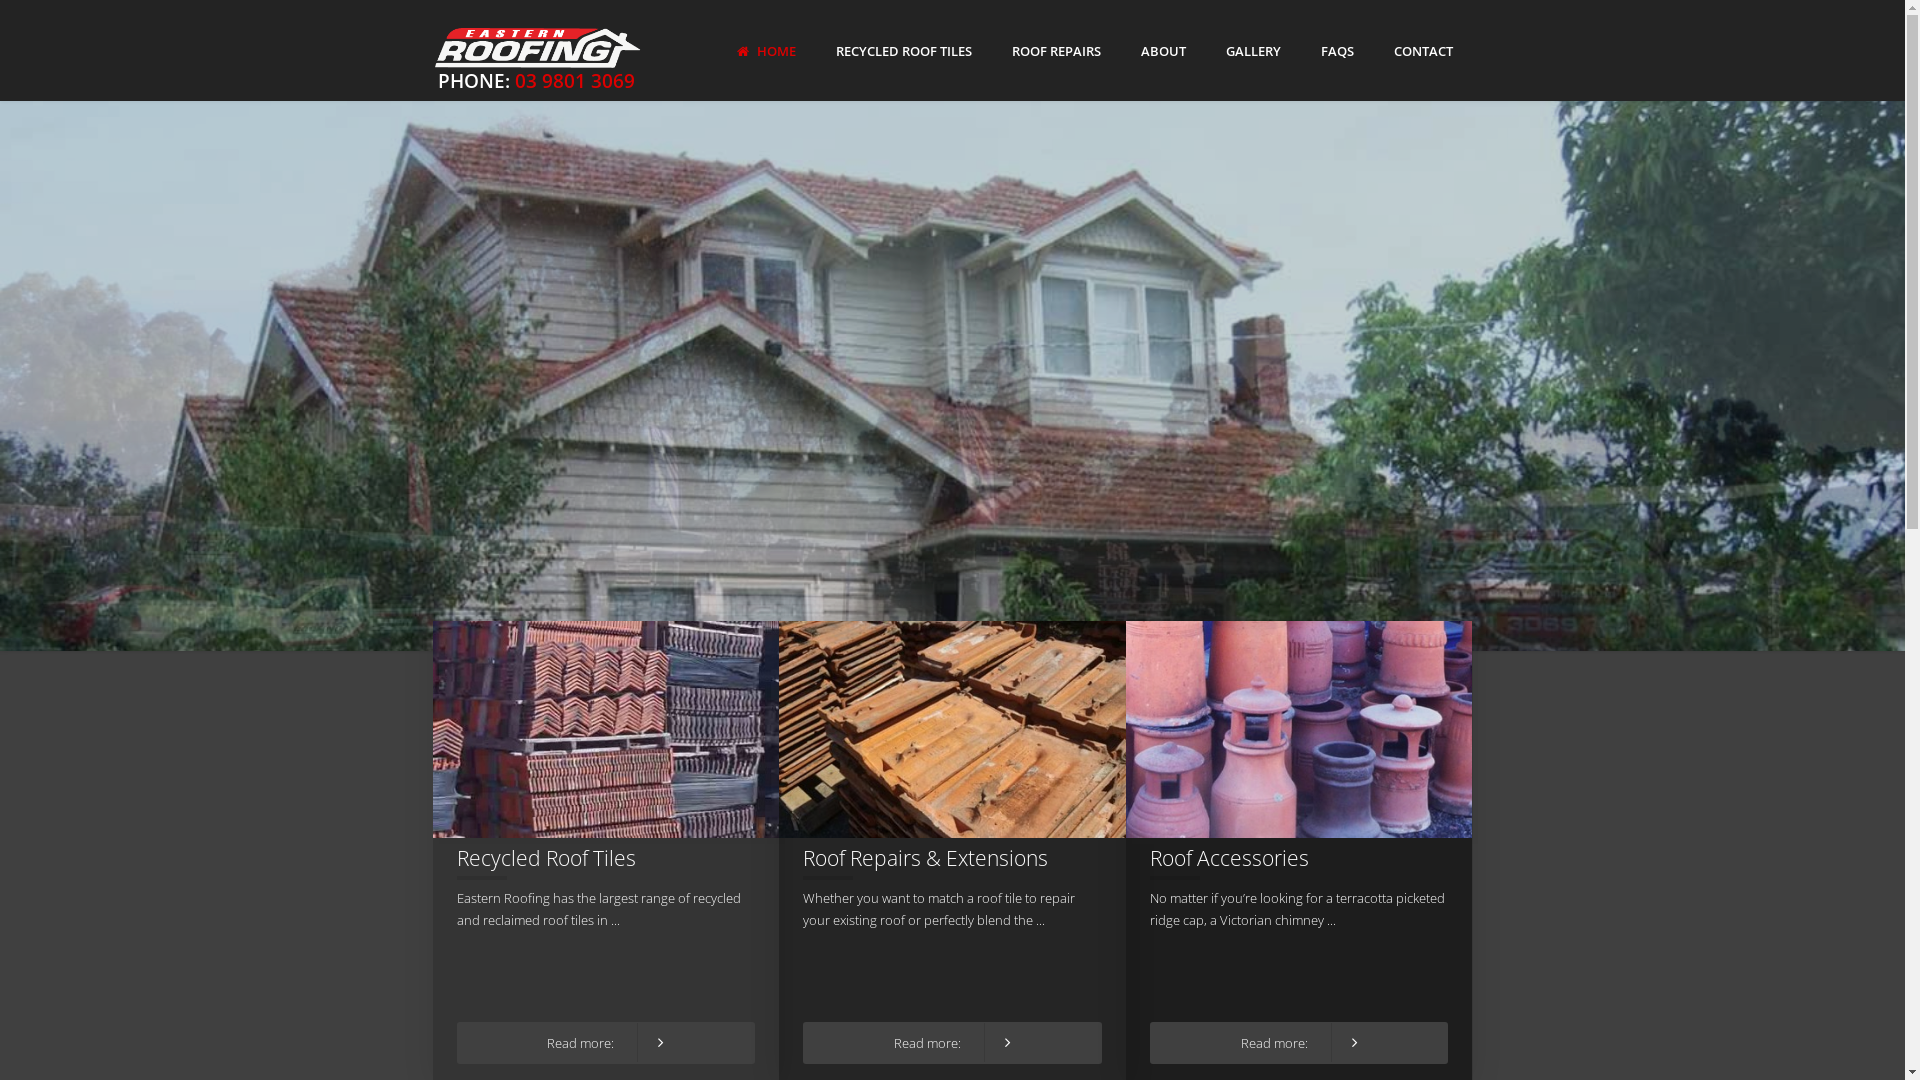 This screenshot has height=1080, width=1920. Describe the element at coordinates (370, 474) in the screenshot. I see `'Melbourne's biggest stockist of second-hand roof tiles'` at that location.